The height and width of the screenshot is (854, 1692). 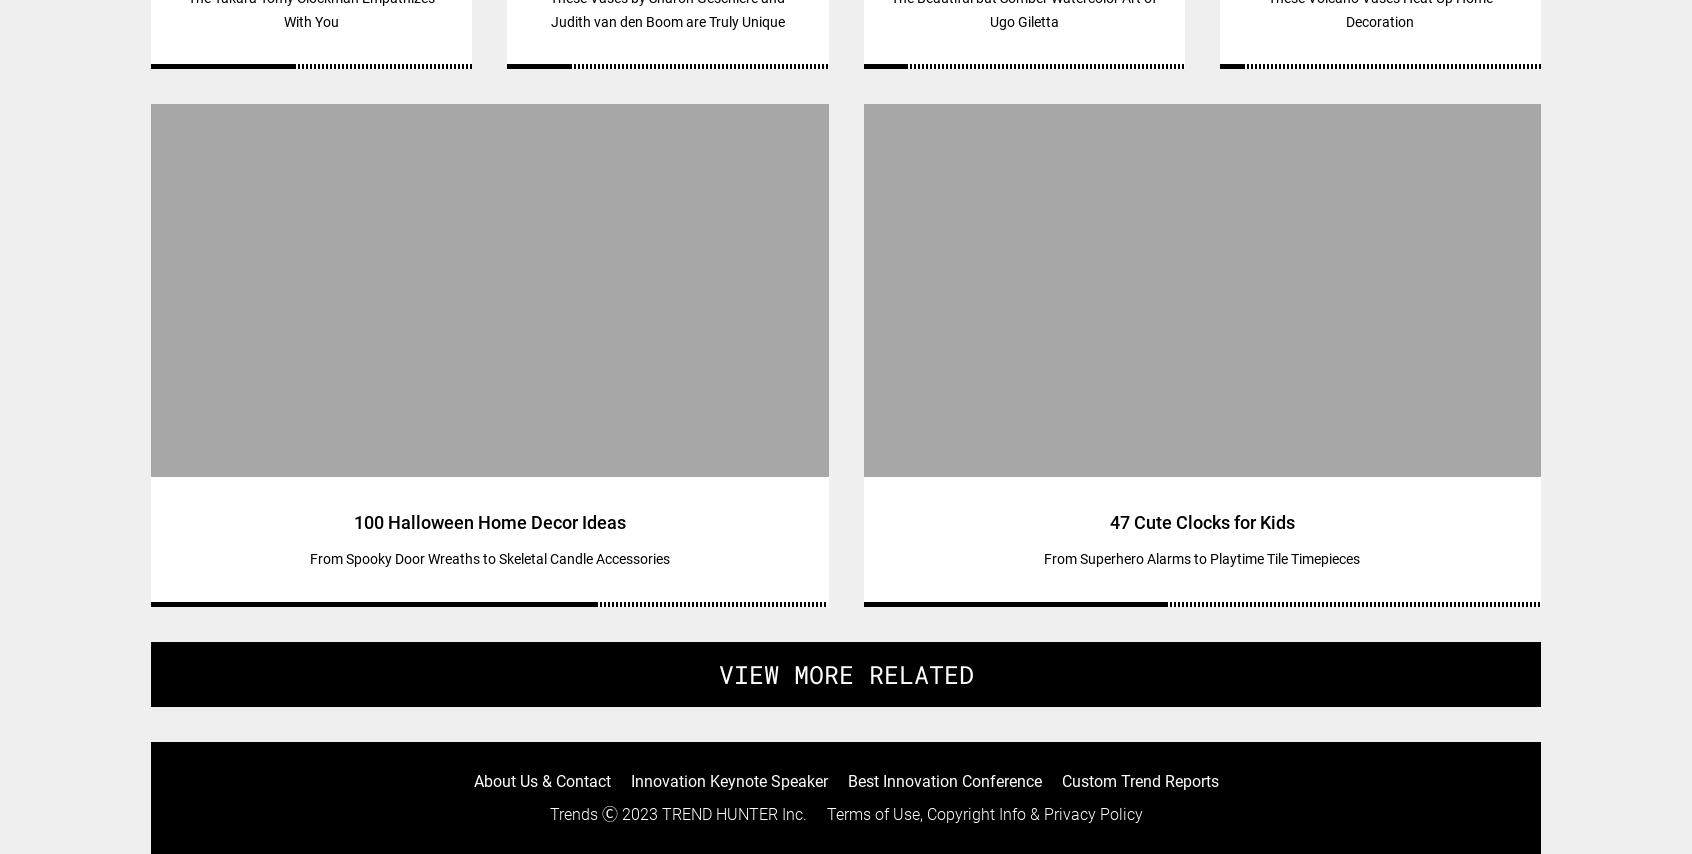 What do you see at coordinates (549, 812) in the screenshot?
I see `'Trends'` at bounding box center [549, 812].